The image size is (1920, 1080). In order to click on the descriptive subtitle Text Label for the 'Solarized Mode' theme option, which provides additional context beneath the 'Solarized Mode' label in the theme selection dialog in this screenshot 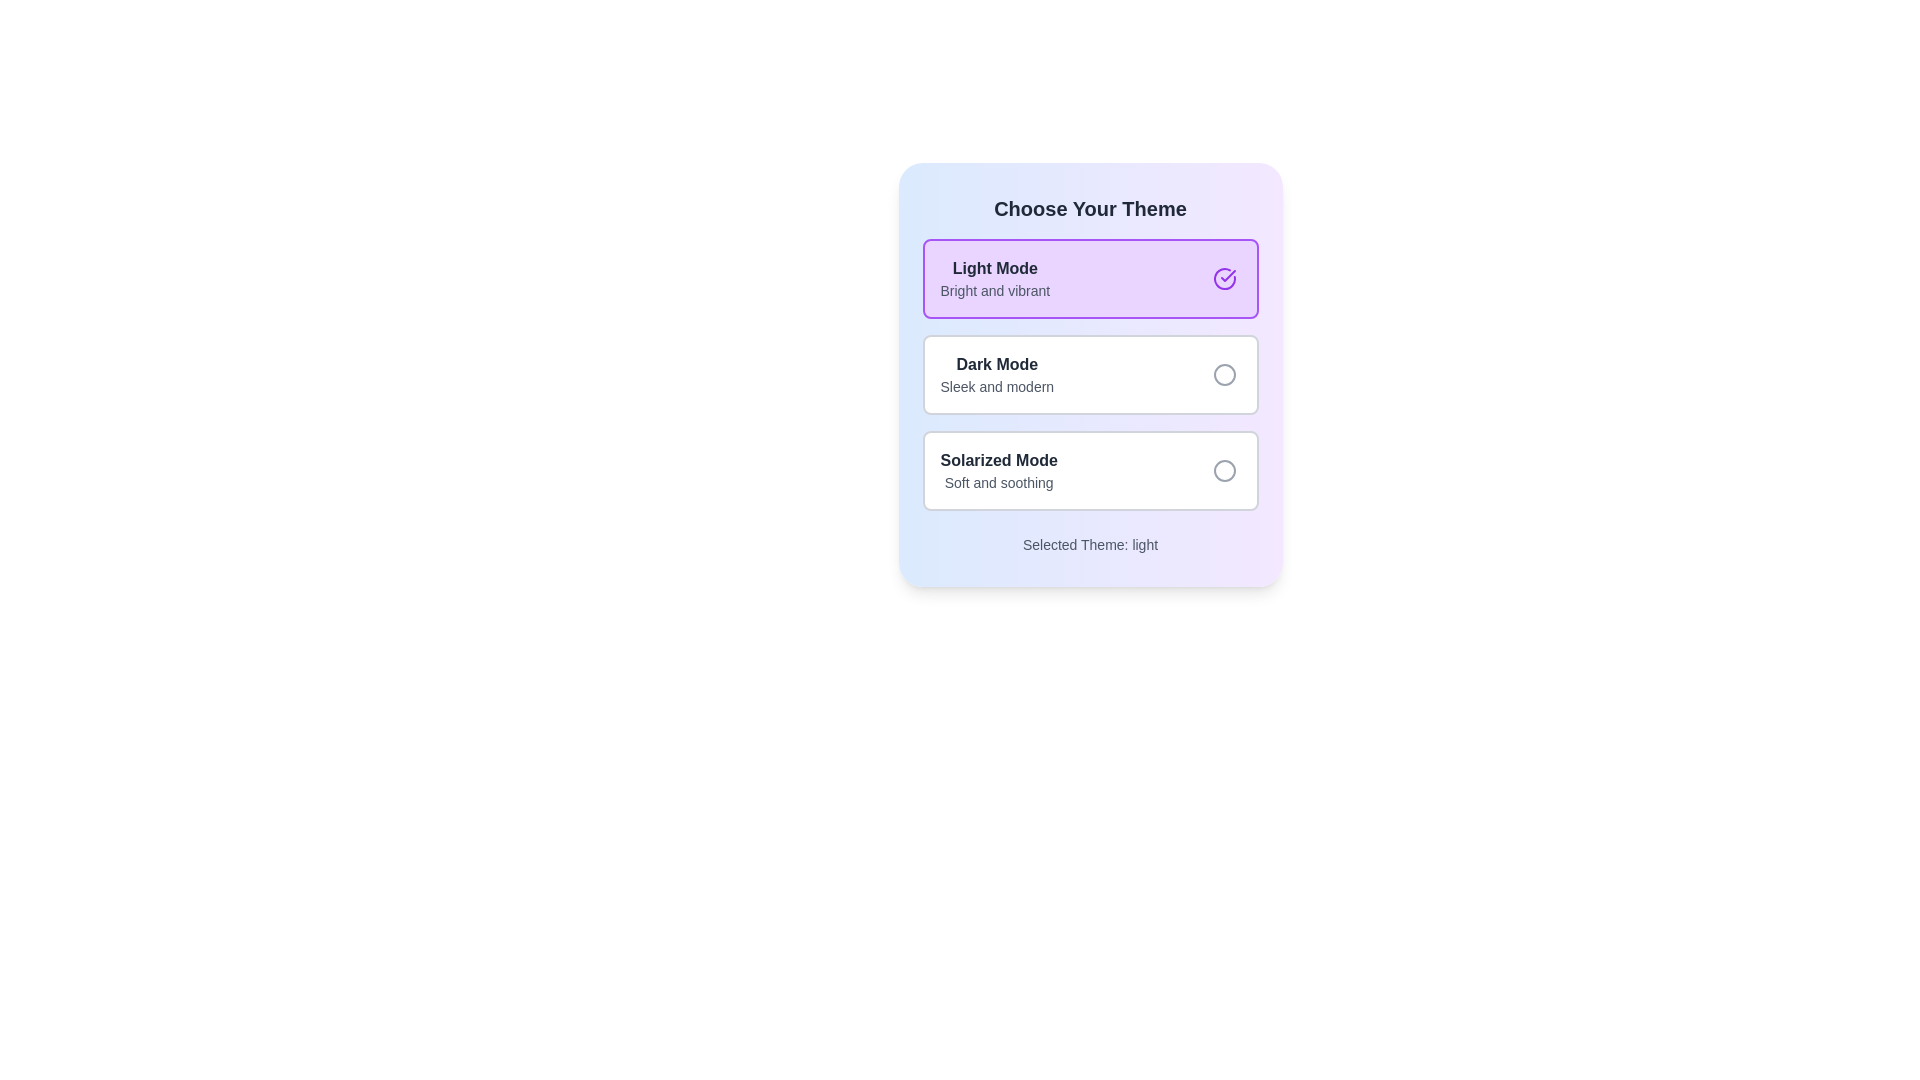, I will do `click(999, 482)`.